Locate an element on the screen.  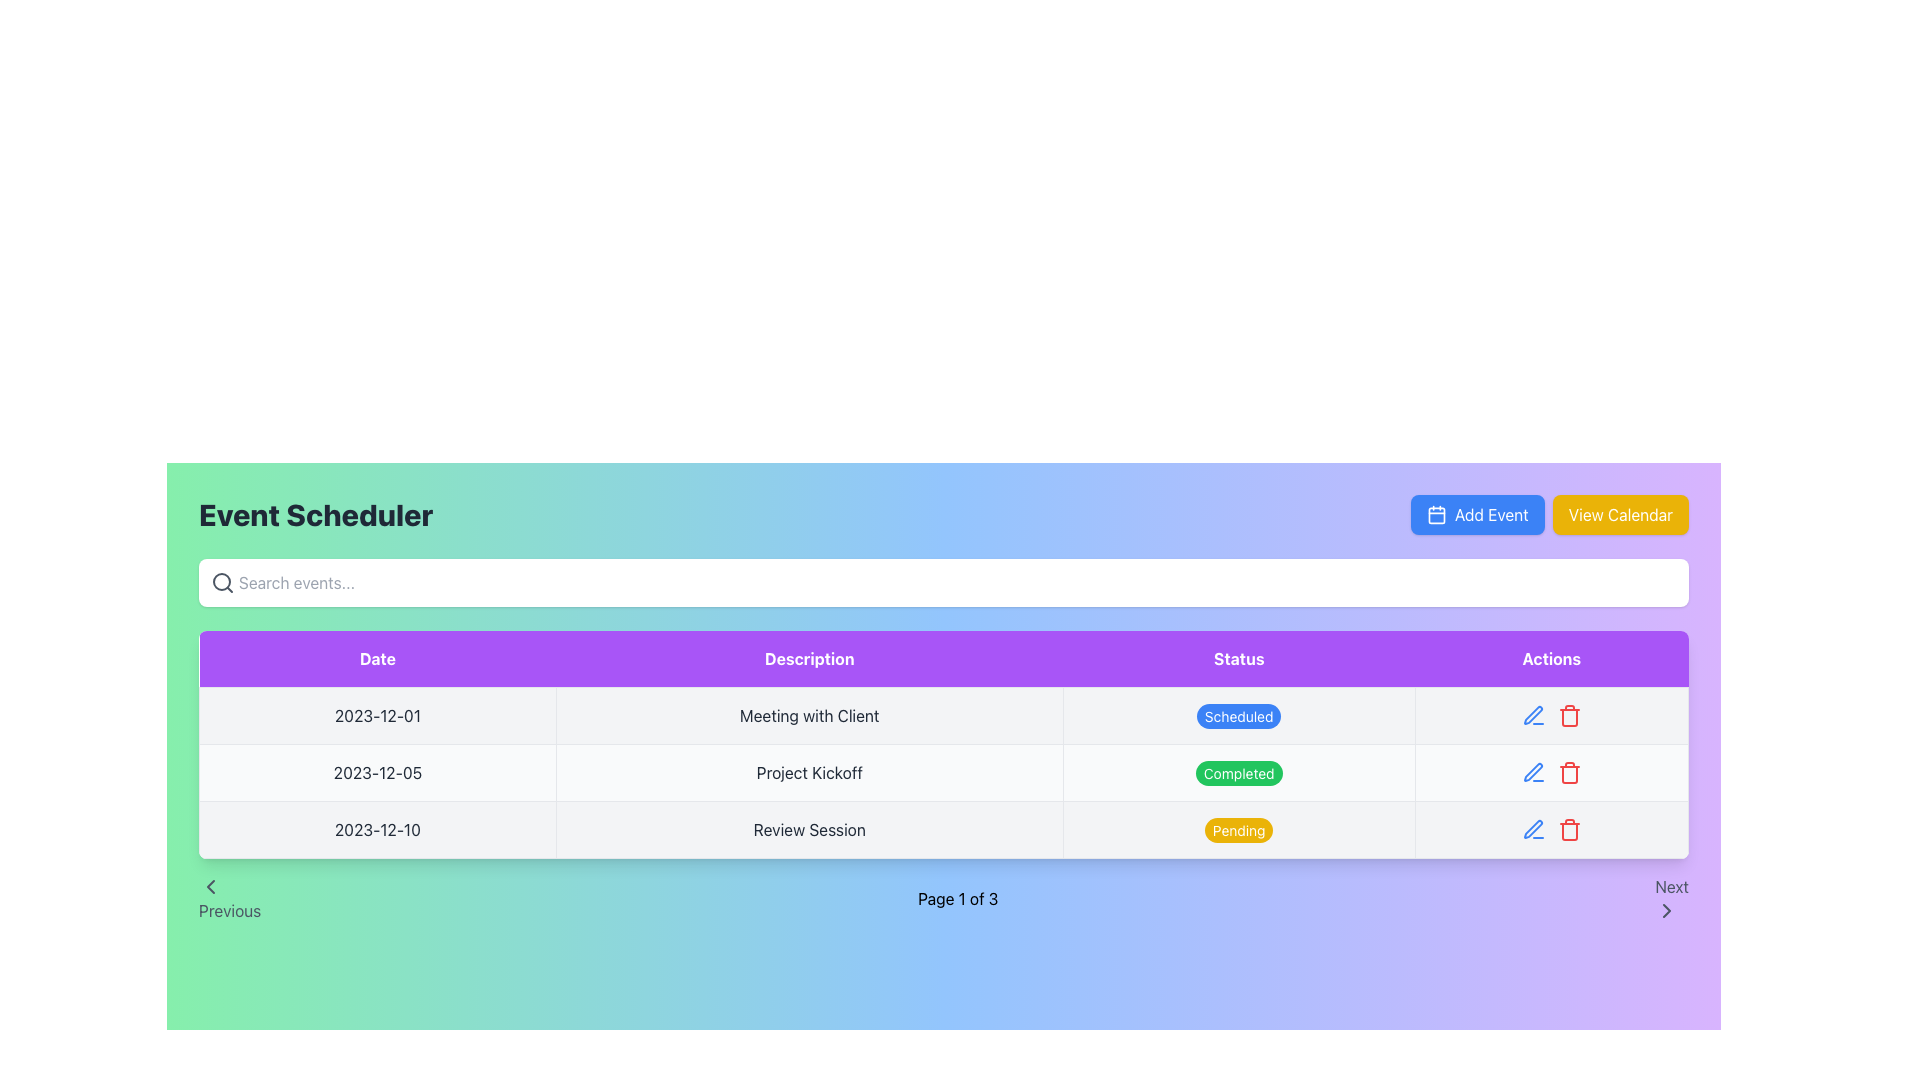
the navigational button on the far left of the pagination bar is located at coordinates (230, 897).